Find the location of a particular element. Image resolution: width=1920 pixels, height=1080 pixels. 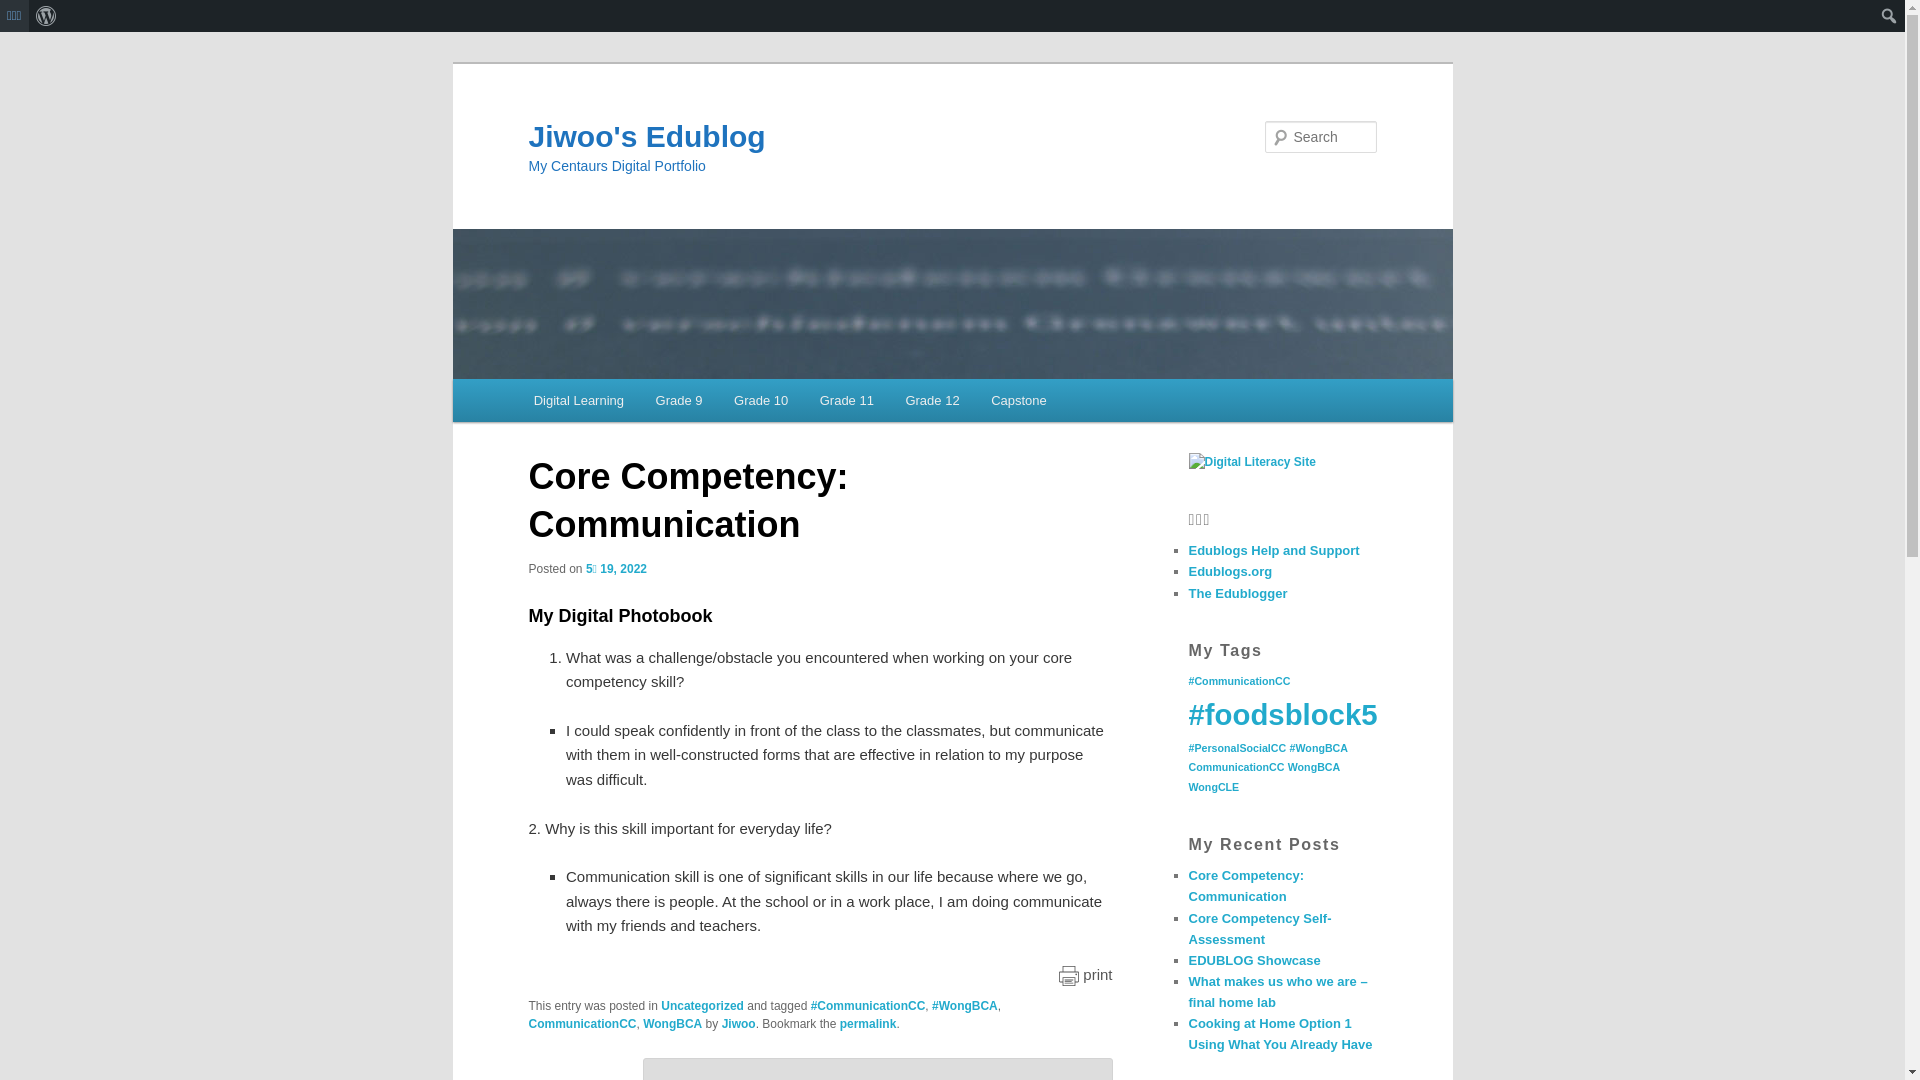

'WongBCA' is located at coordinates (672, 1023).